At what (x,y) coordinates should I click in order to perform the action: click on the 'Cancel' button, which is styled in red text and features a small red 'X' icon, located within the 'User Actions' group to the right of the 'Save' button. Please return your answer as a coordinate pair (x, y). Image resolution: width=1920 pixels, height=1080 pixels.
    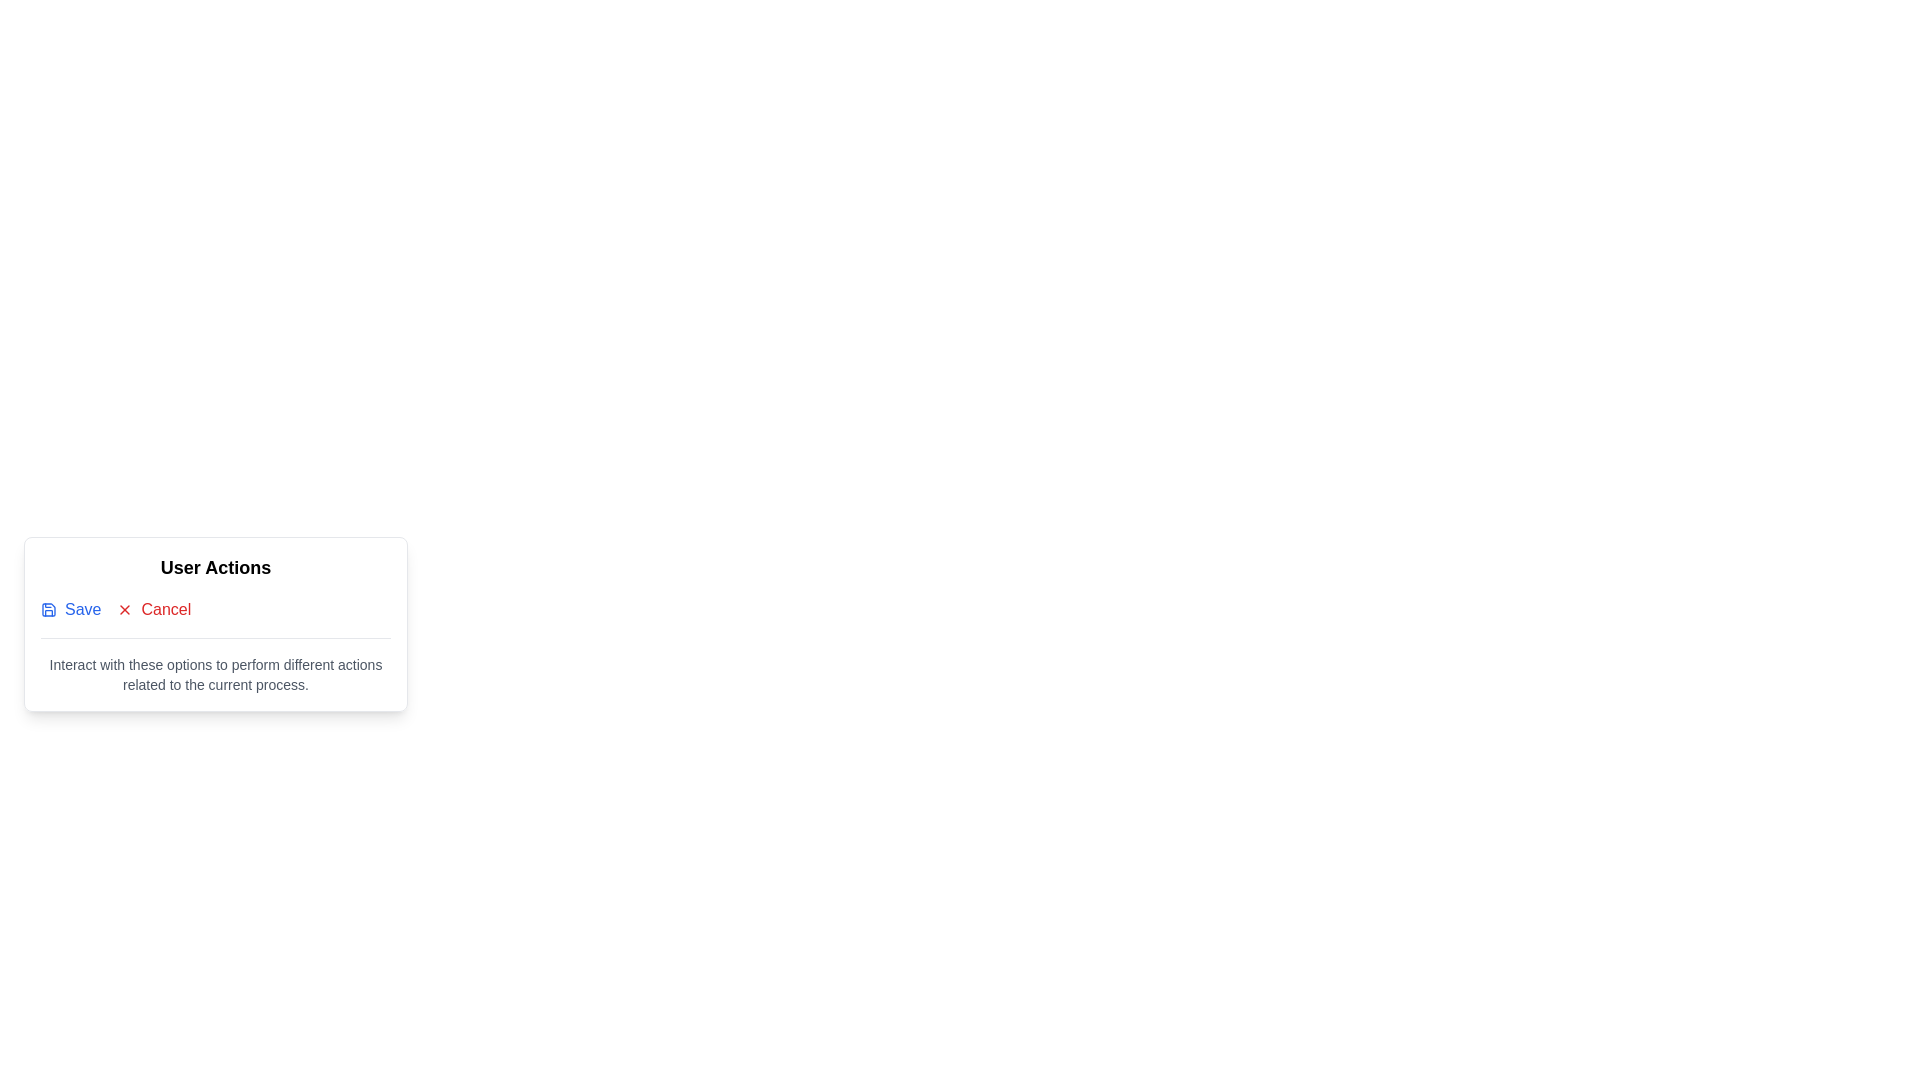
    Looking at the image, I should click on (153, 608).